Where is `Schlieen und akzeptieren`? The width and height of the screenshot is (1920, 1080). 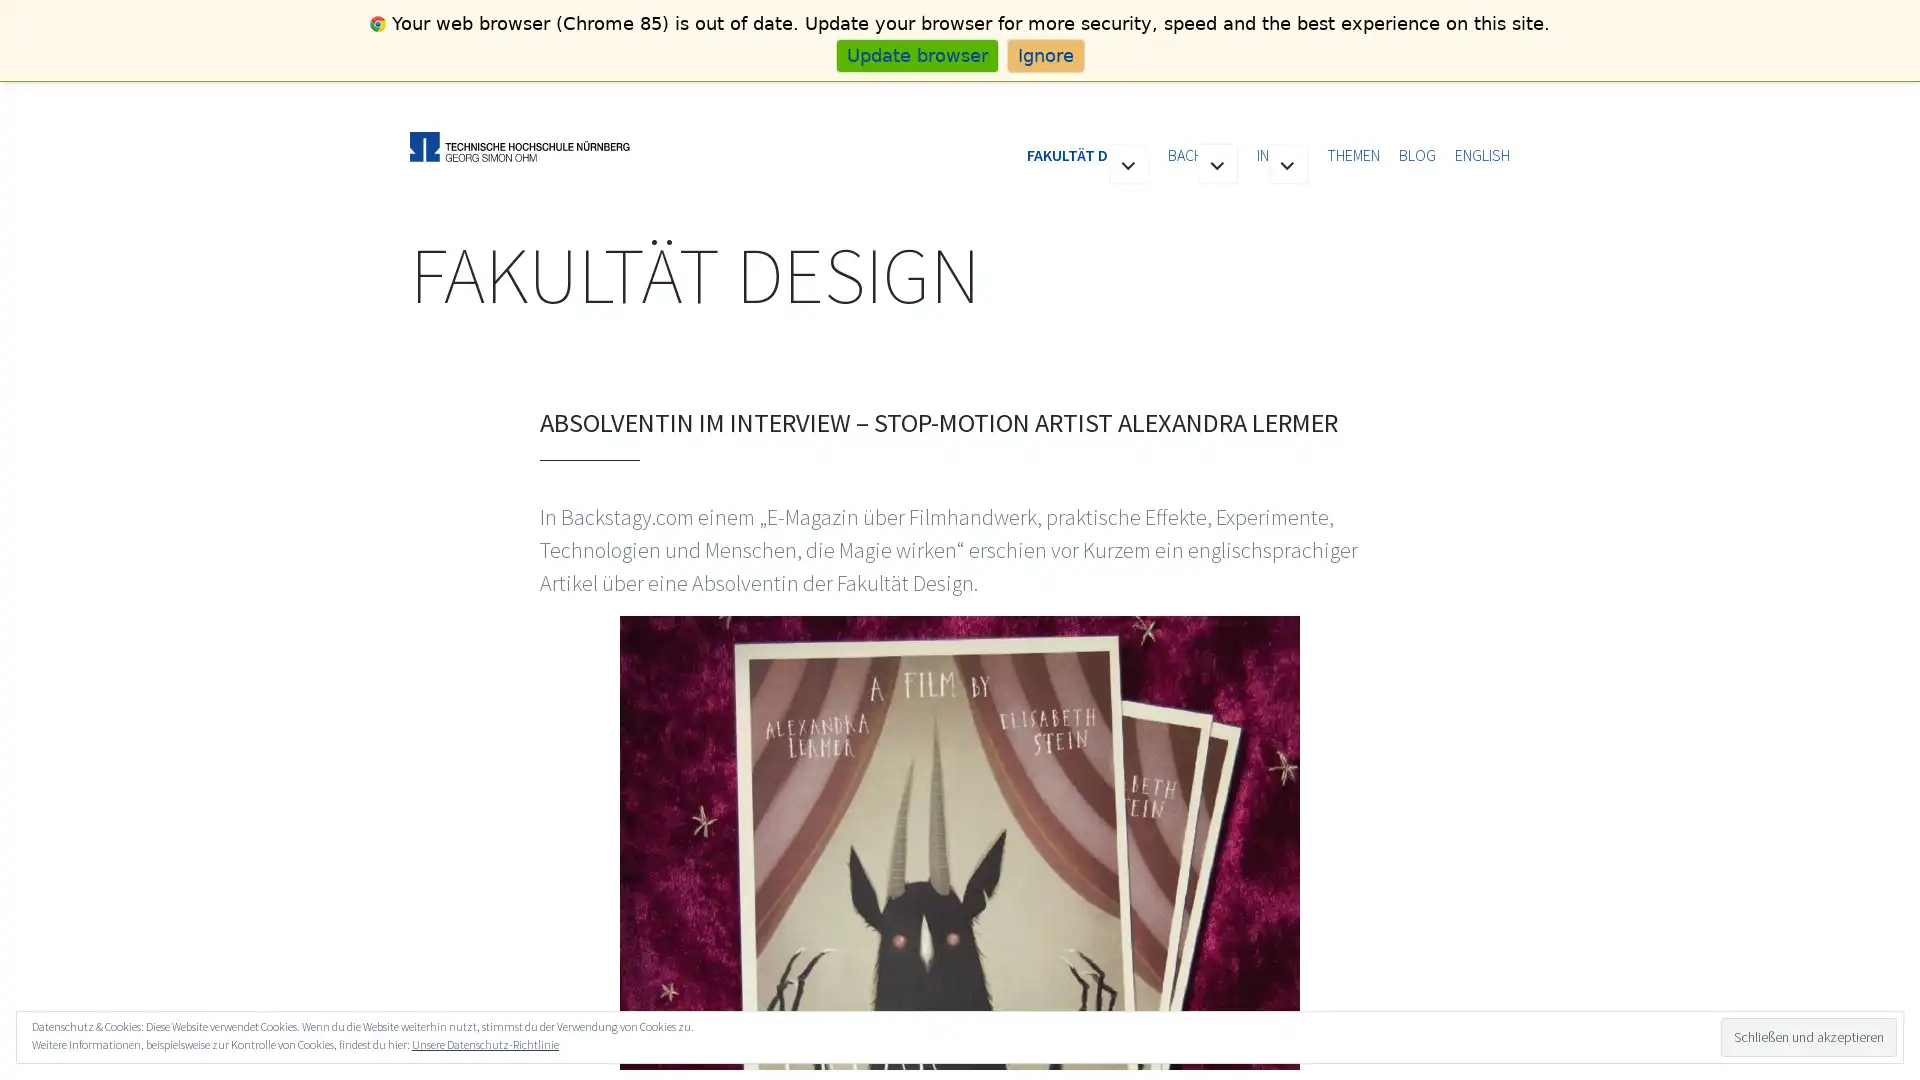 Schlieen und akzeptieren is located at coordinates (1808, 1035).